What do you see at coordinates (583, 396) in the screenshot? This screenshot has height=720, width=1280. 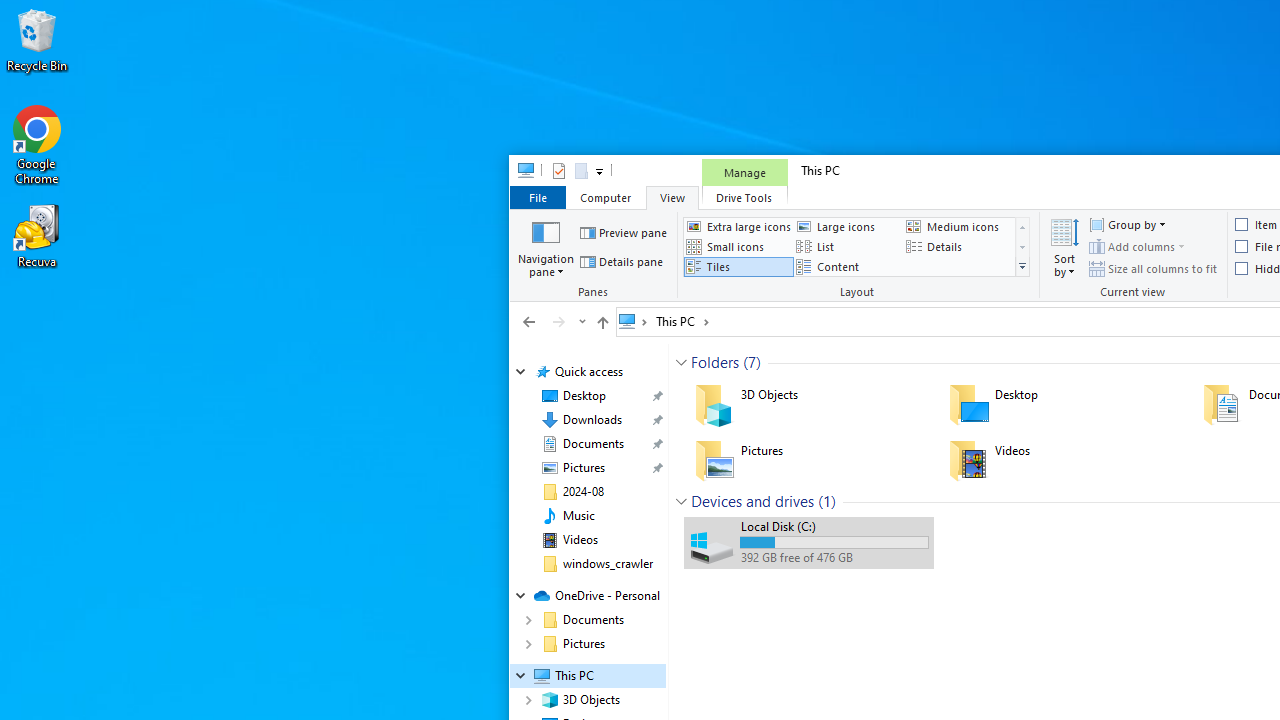 I see `'Desktop (pinned)'` at bounding box center [583, 396].